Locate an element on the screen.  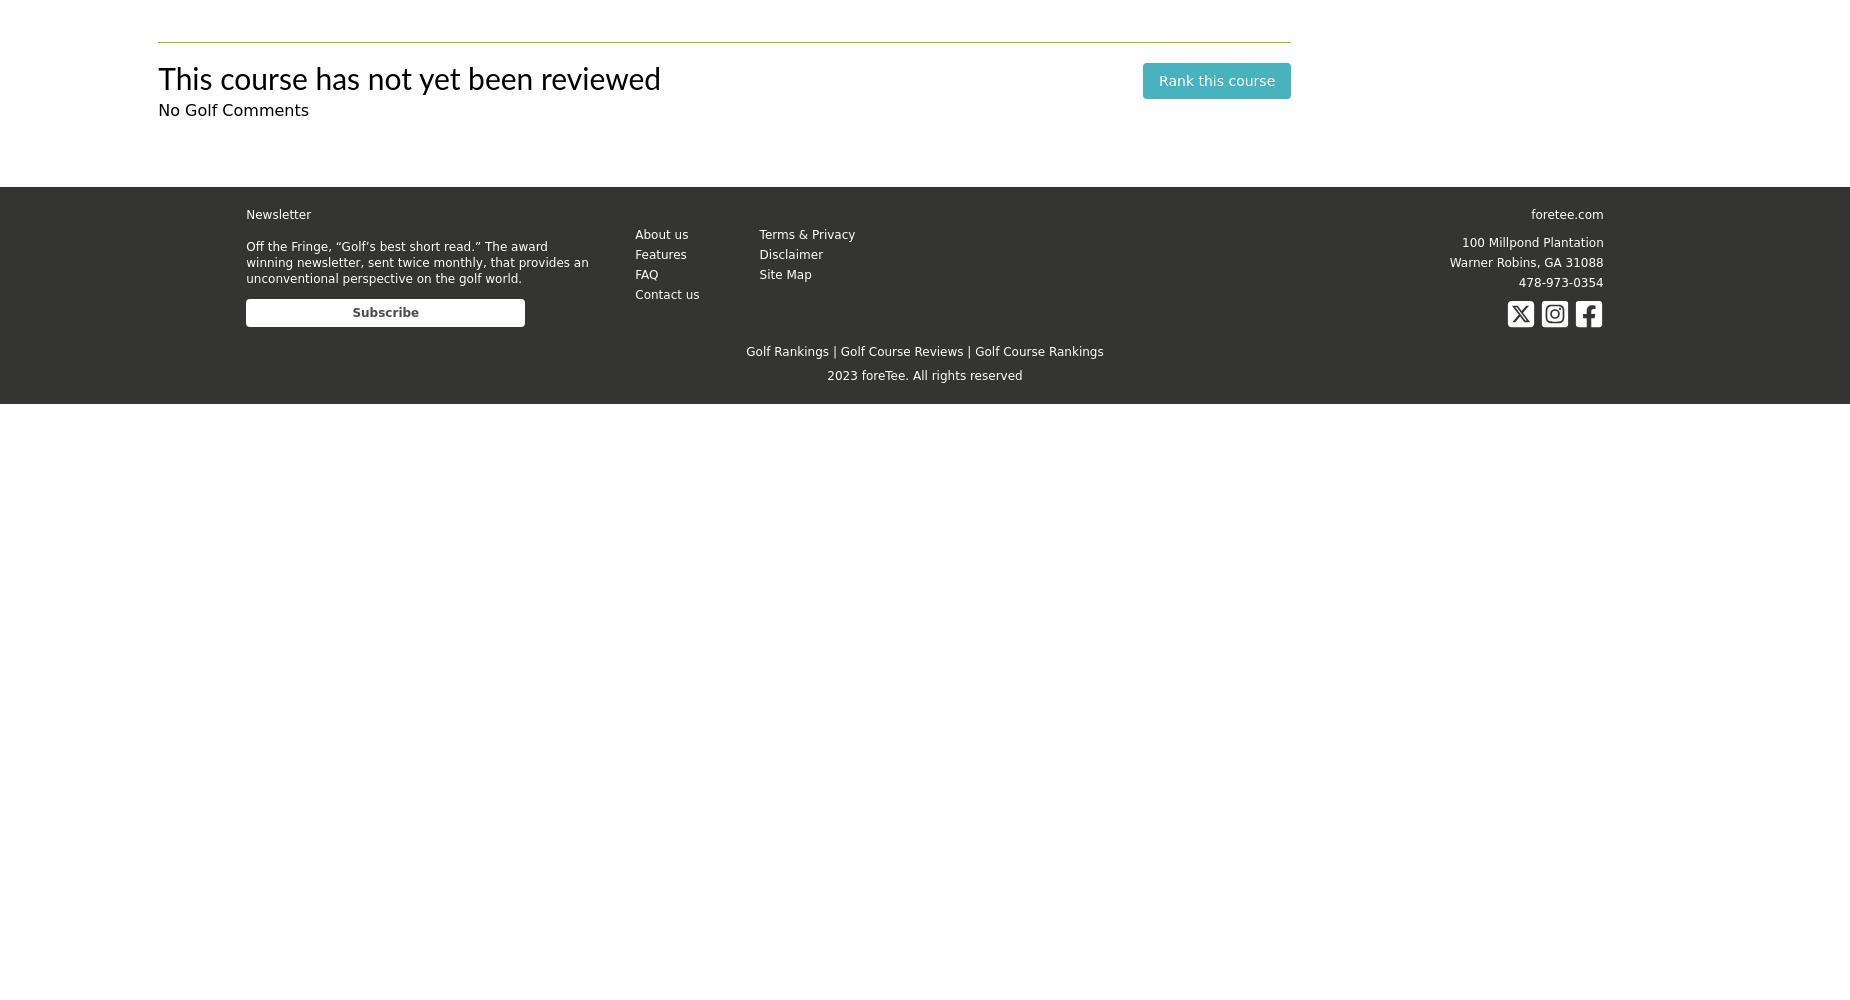
'Golf Course Reviews' is located at coordinates (901, 350).